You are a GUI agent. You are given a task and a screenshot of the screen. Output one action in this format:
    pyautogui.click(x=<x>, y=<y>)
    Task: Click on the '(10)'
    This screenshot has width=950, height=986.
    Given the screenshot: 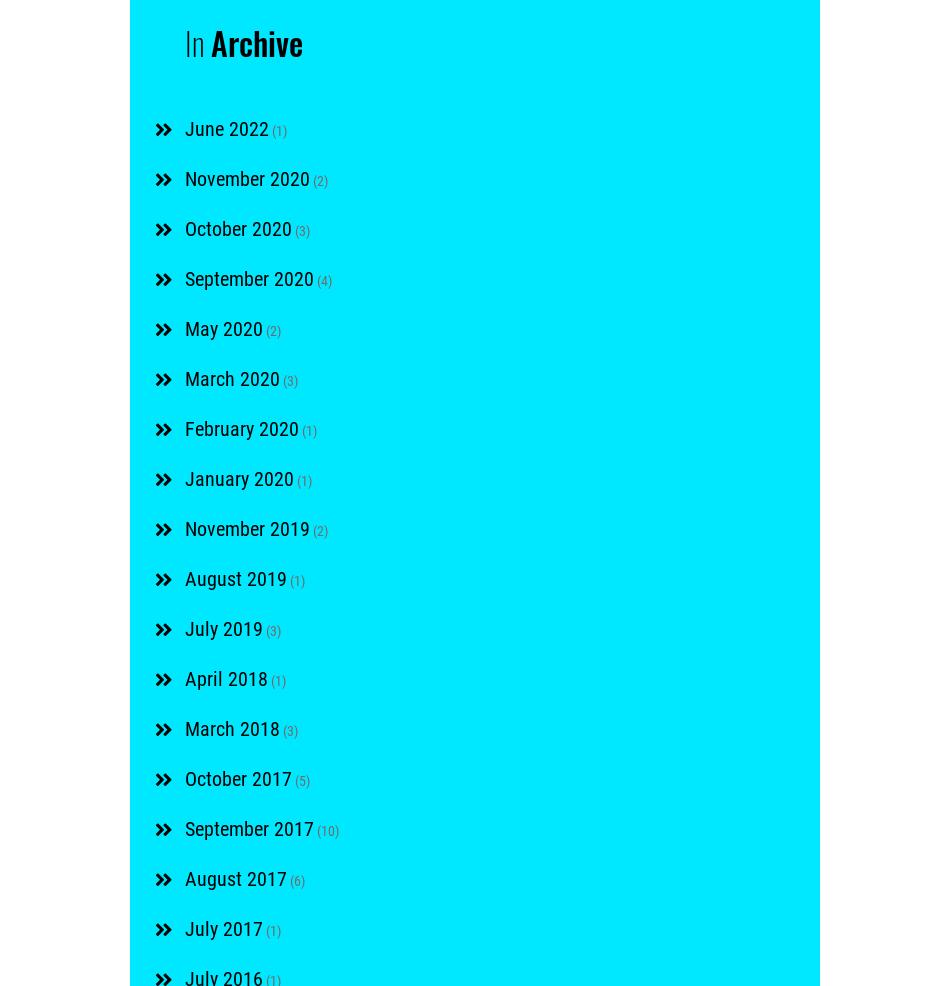 What is the action you would take?
    pyautogui.click(x=325, y=829)
    